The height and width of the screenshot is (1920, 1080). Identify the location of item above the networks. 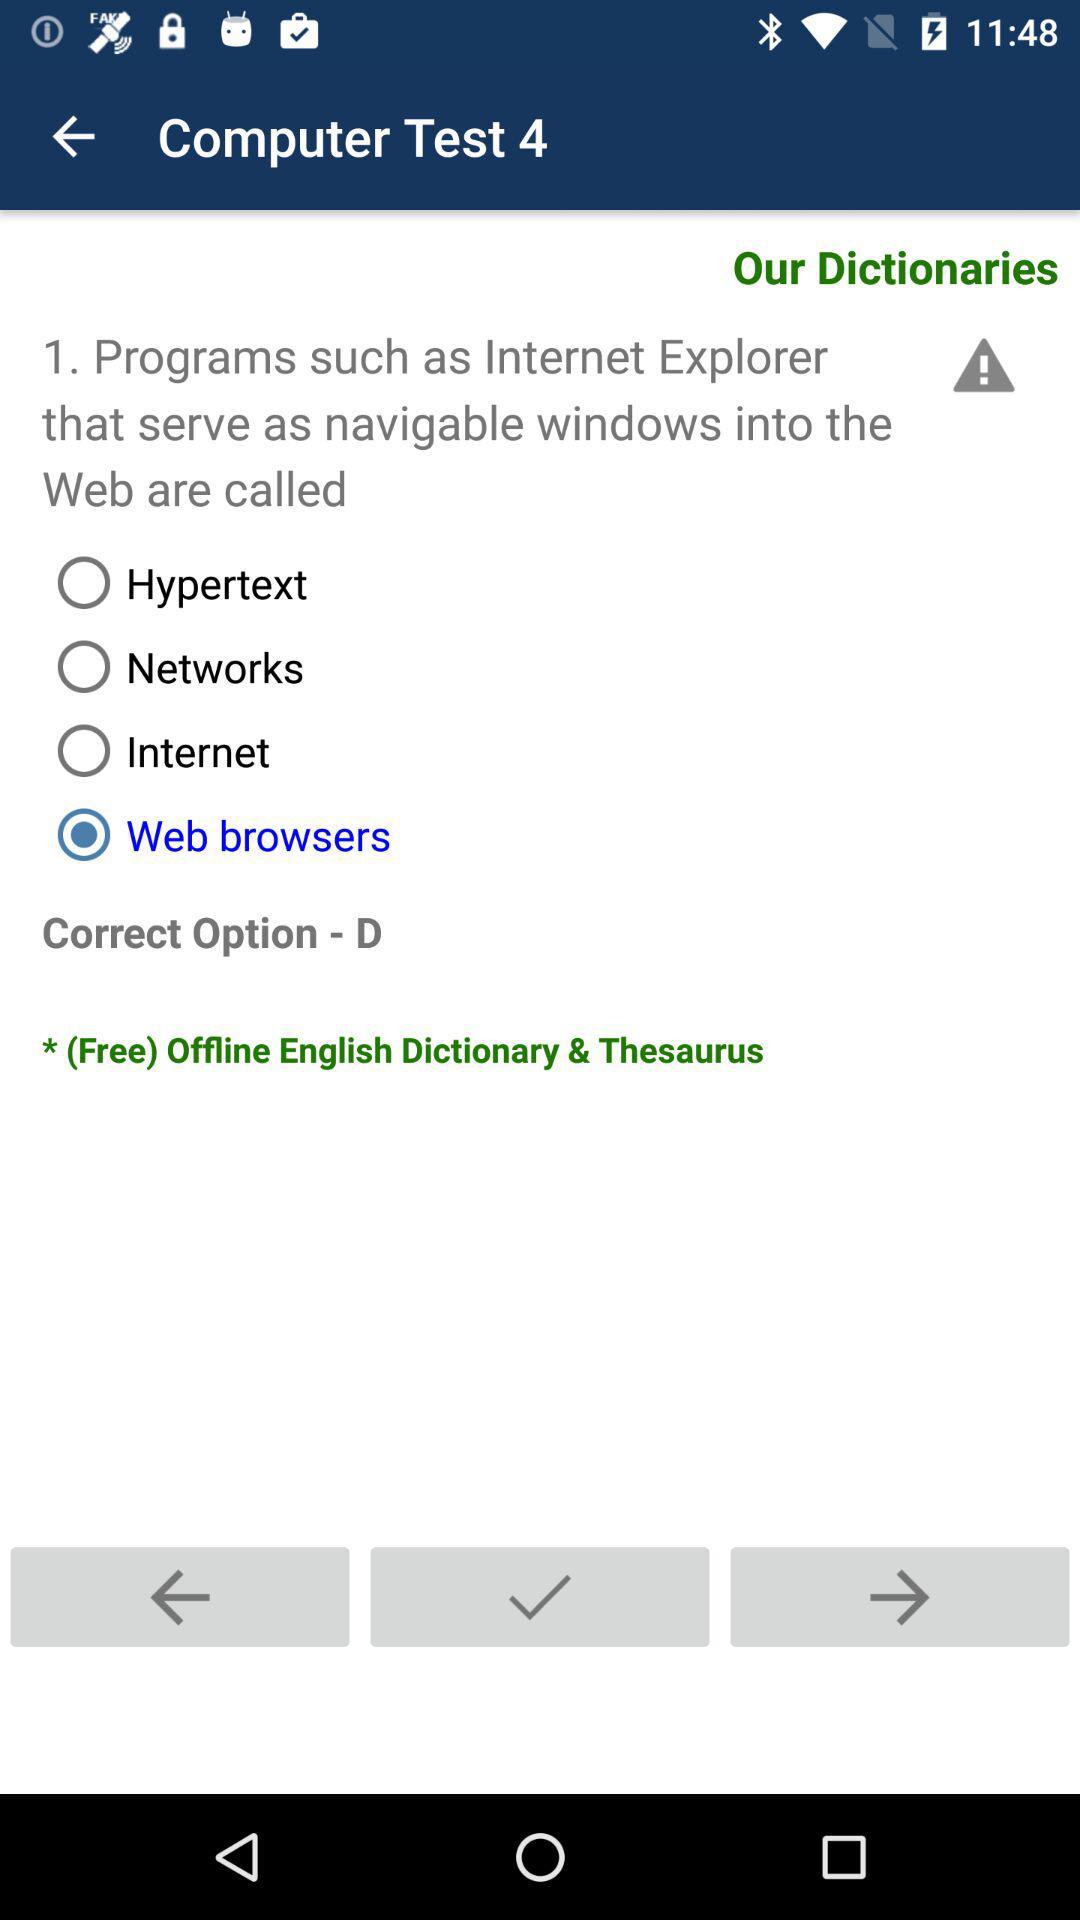
(560, 581).